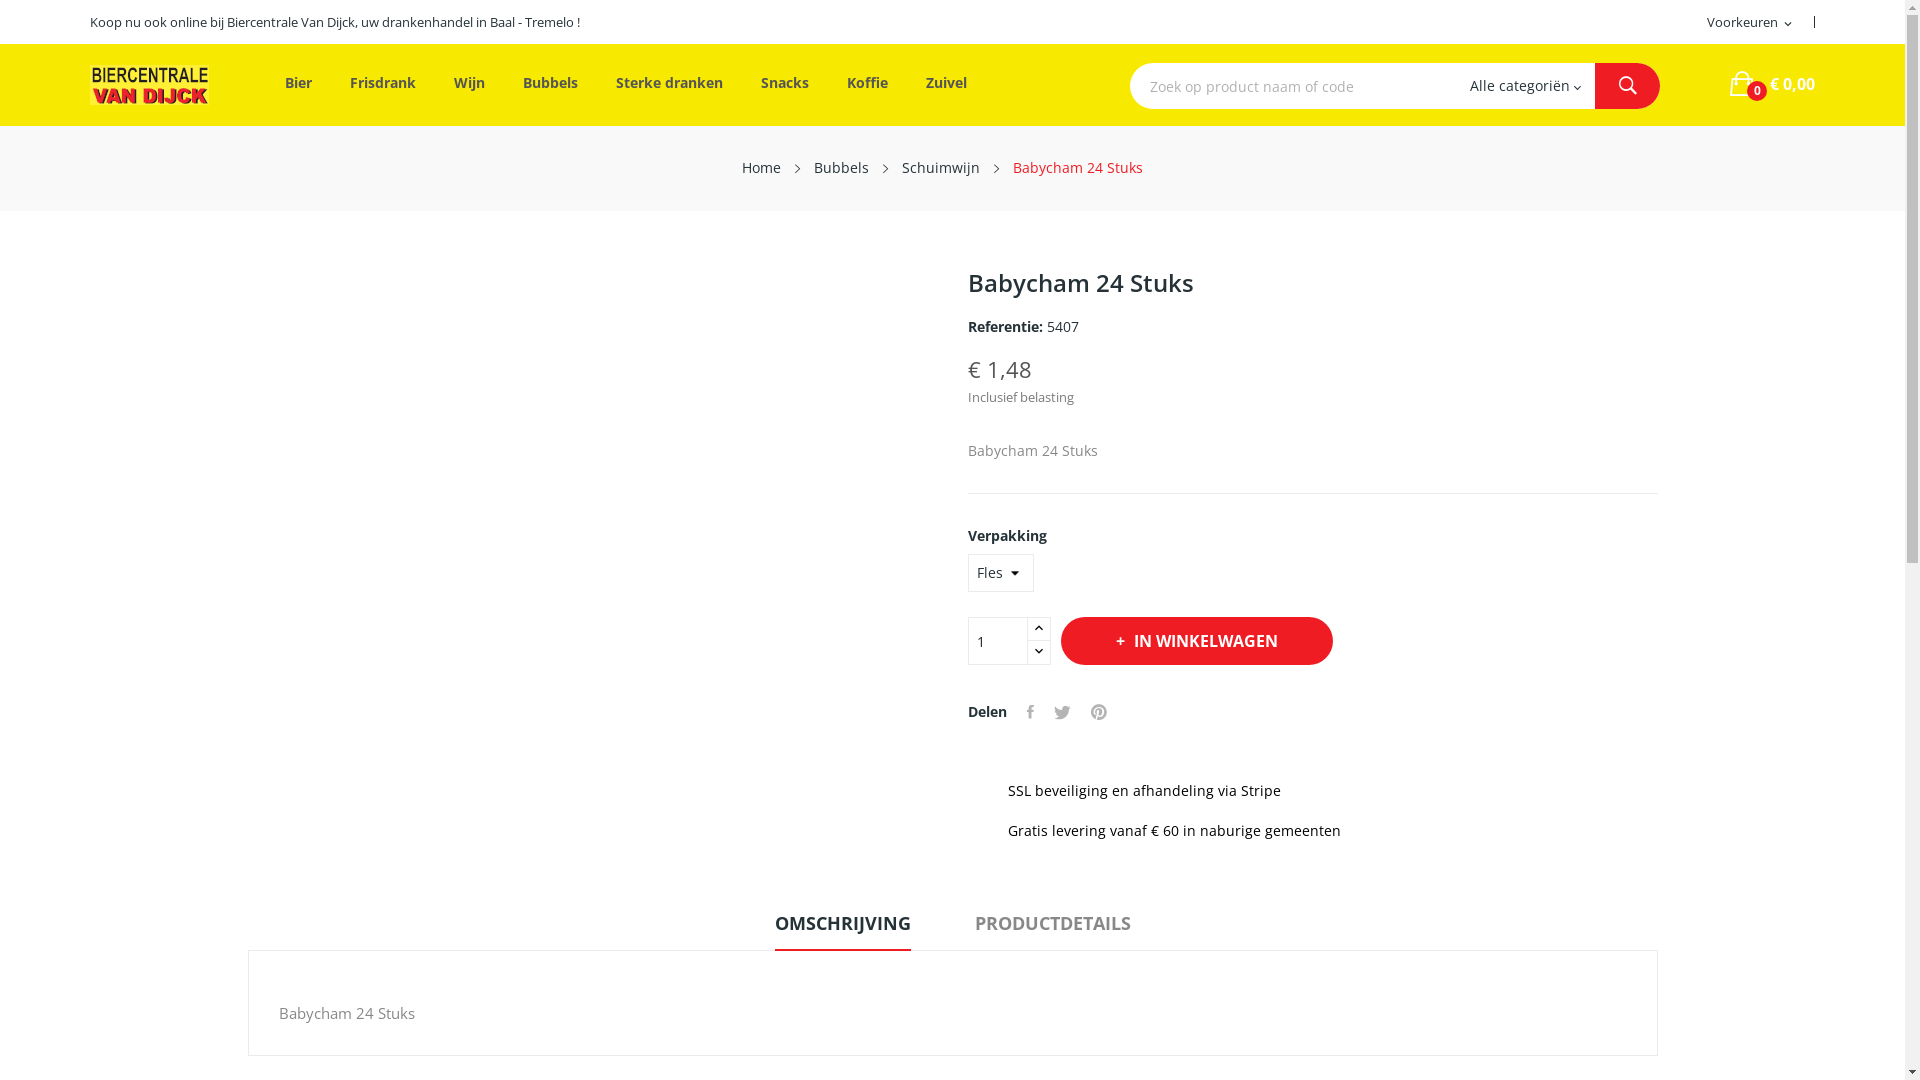 Image resolution: width=1920 pixels, height=1080 pixels. I want to click on 'Zuivel', so click(925, 83).